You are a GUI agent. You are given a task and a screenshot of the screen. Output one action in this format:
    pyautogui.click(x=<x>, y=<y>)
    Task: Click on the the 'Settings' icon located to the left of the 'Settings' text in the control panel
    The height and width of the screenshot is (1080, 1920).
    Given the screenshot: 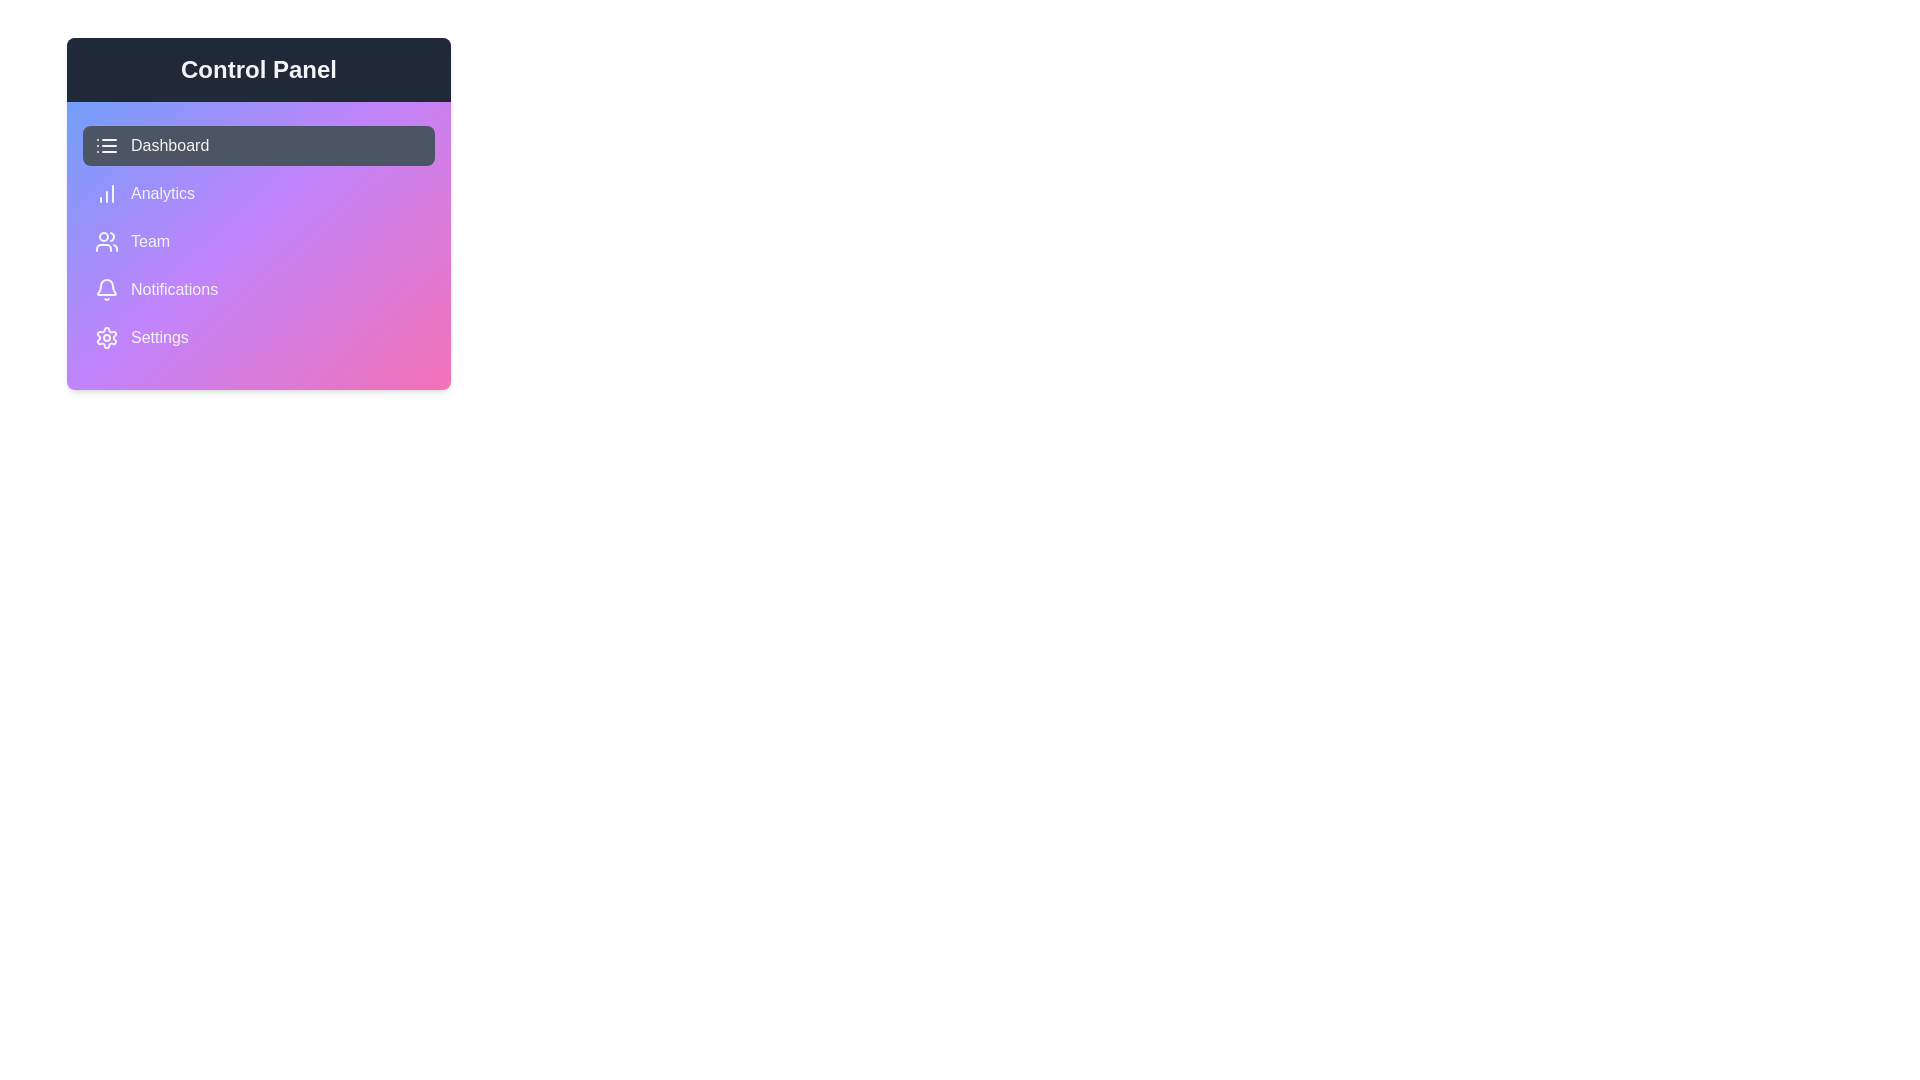 What is the action you would take?
    pyautogui.click(x=105, y=337)
    